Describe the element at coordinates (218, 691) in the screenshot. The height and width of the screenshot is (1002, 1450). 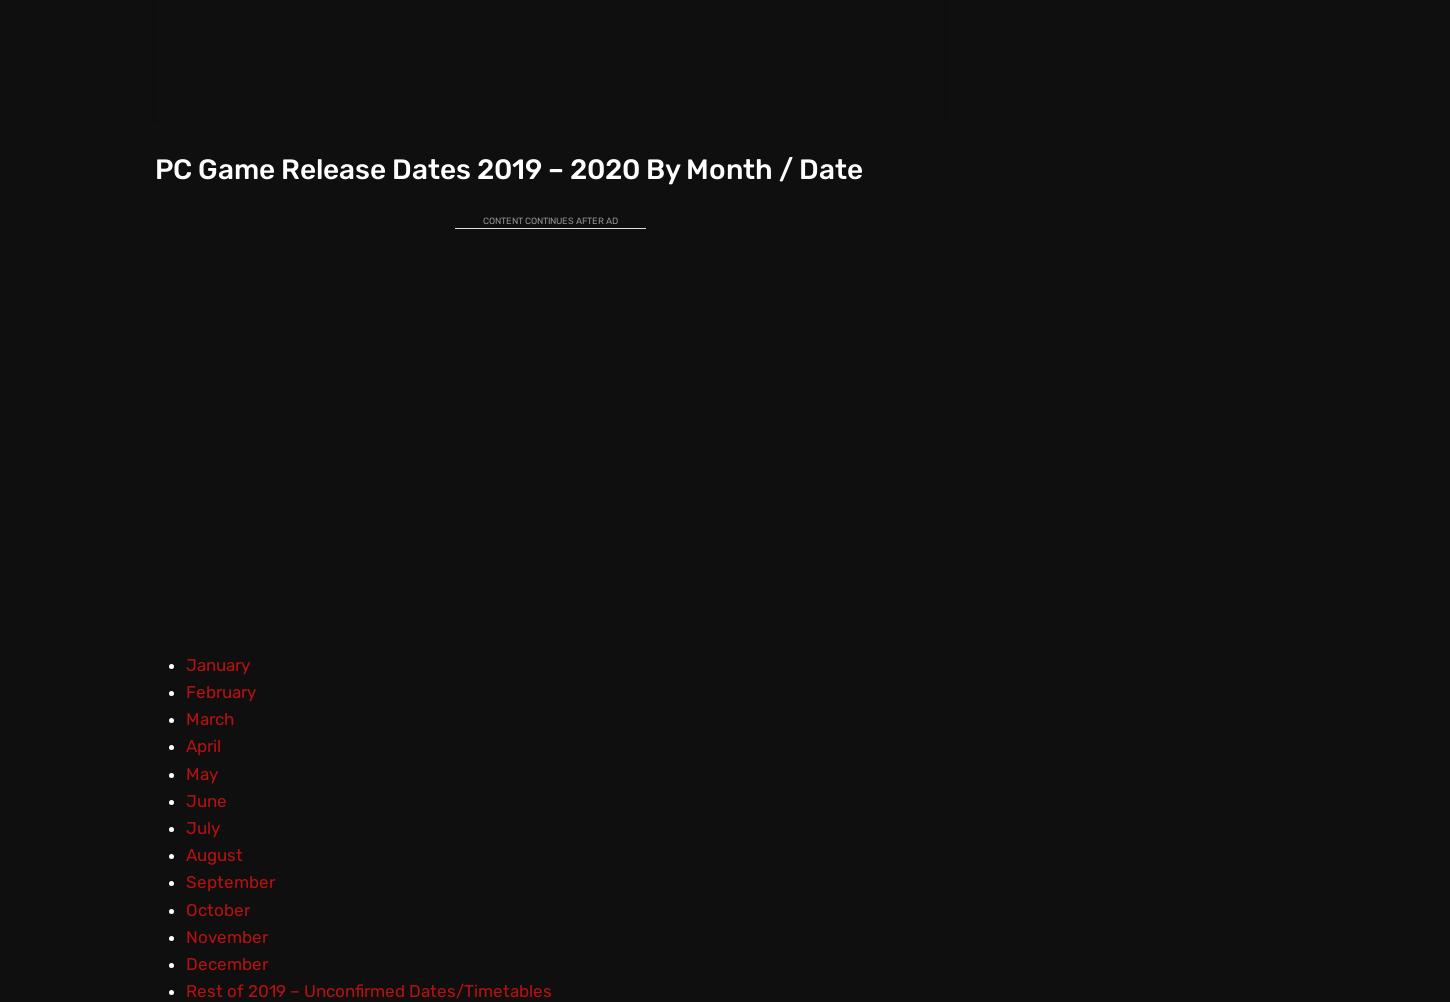
I see `'February'` at that location.